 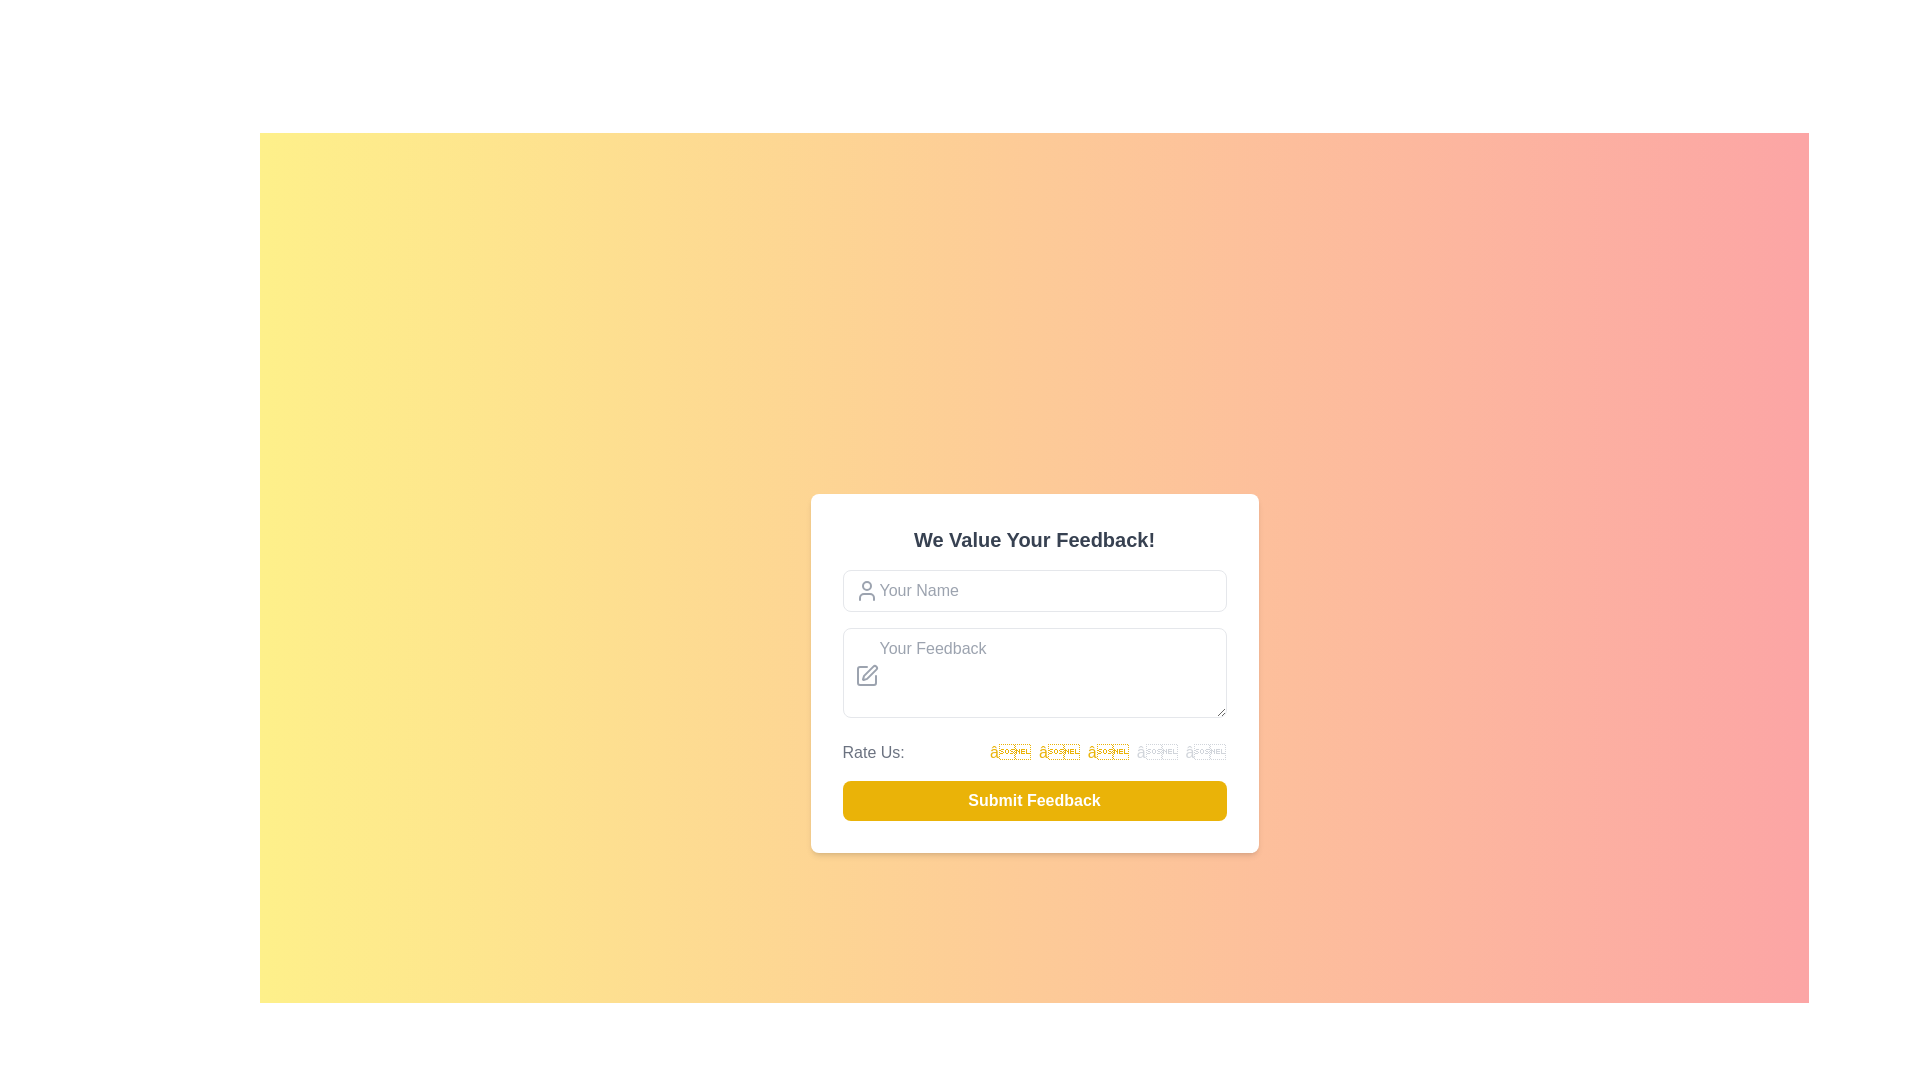 I want to click on the rectangular icon featuring an outlined square in the center, located in the feedback section's text area, to the left of the input field for user comments, so click(x=866, y=675).